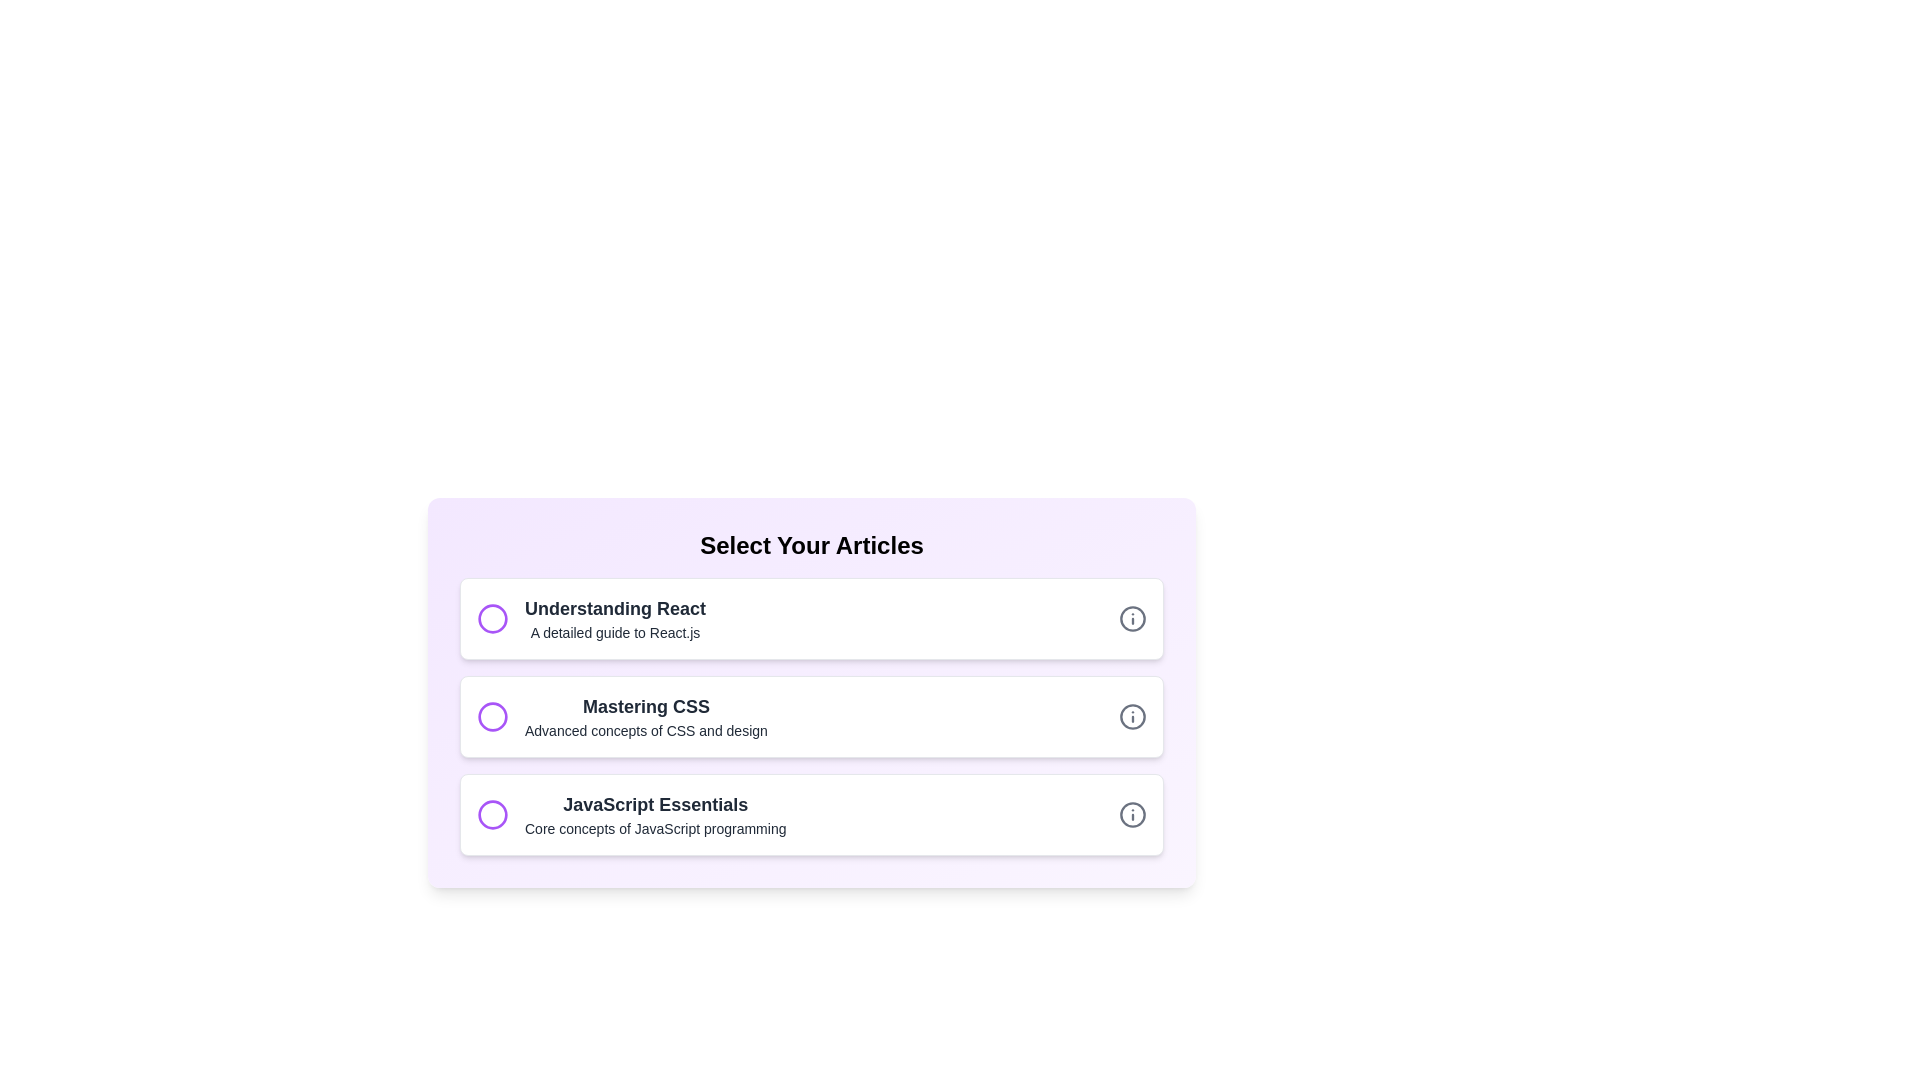 The image size is (1920, 1080). What do you see at coordinates (1132, 617) in the screenshot?
I see `the info icon for the article titled 'Understanding React'` at bounding box center [1132, 617].